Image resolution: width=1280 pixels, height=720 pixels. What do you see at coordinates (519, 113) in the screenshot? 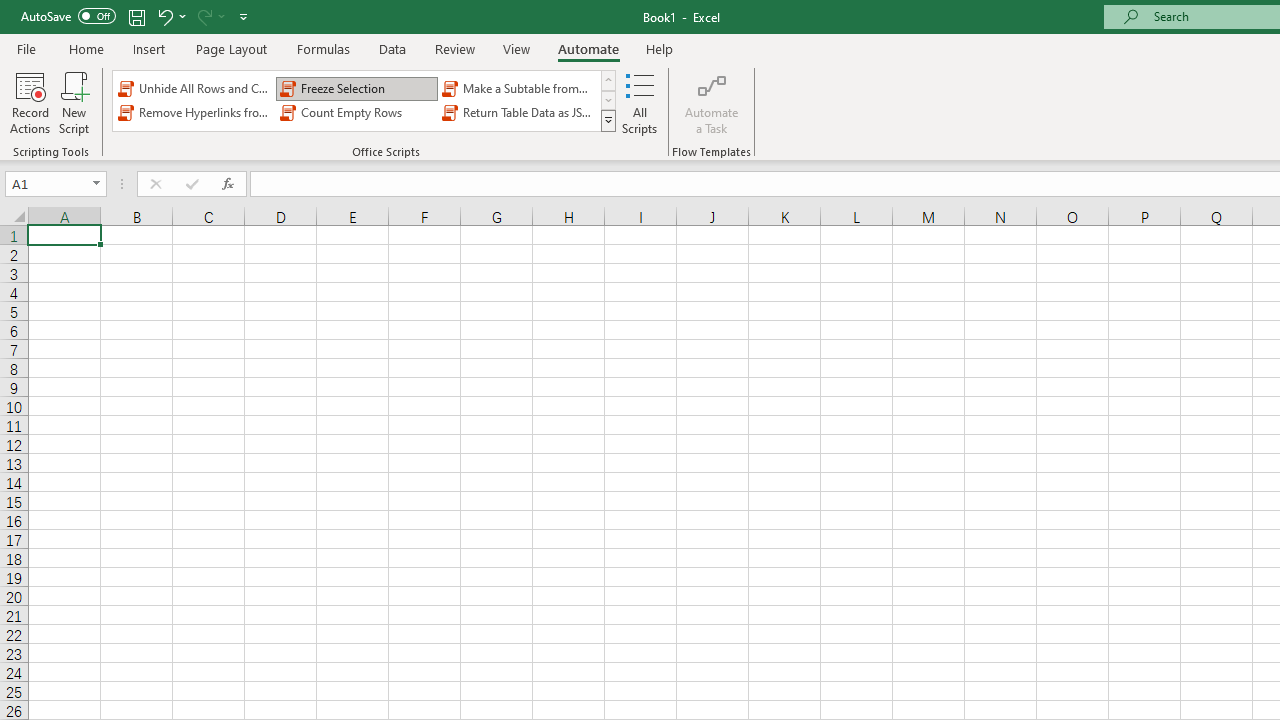
I see `'Return Table Data as JSON'` at bounding box center [519, 113].